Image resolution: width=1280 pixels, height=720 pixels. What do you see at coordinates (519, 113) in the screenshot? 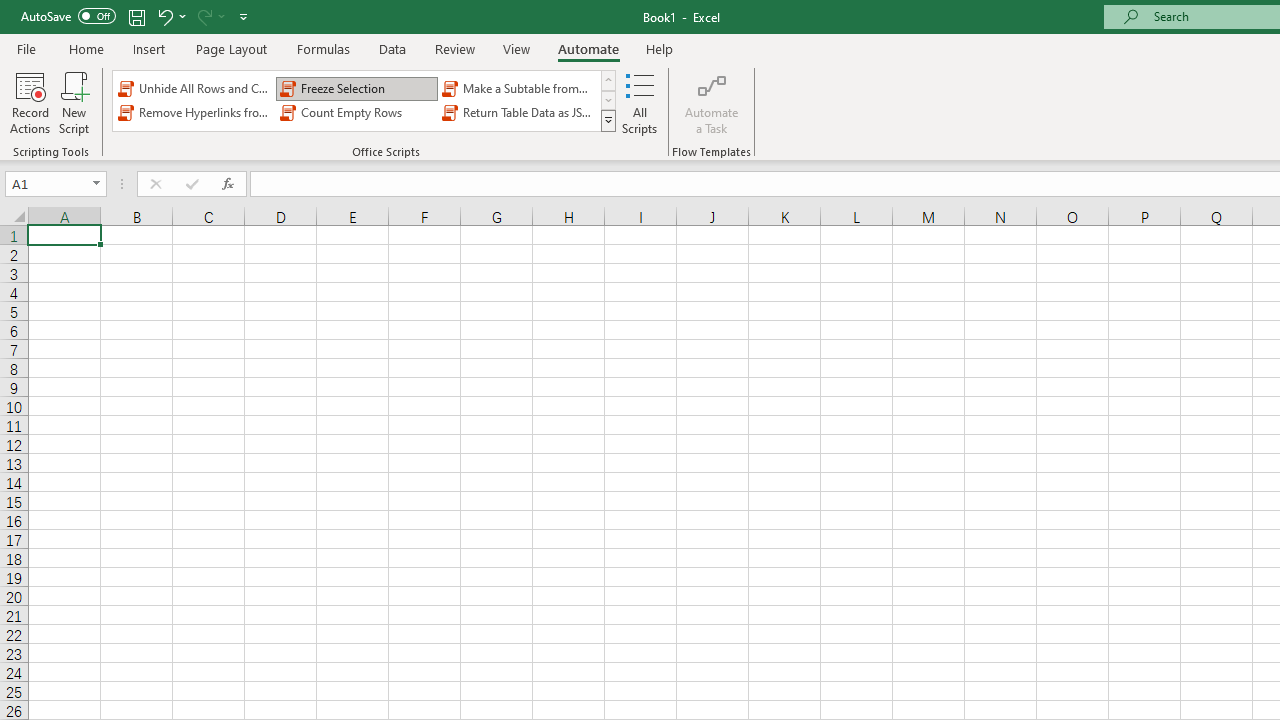
I see `'Return Table Data as JSON'` at bounding box center [519, 113].